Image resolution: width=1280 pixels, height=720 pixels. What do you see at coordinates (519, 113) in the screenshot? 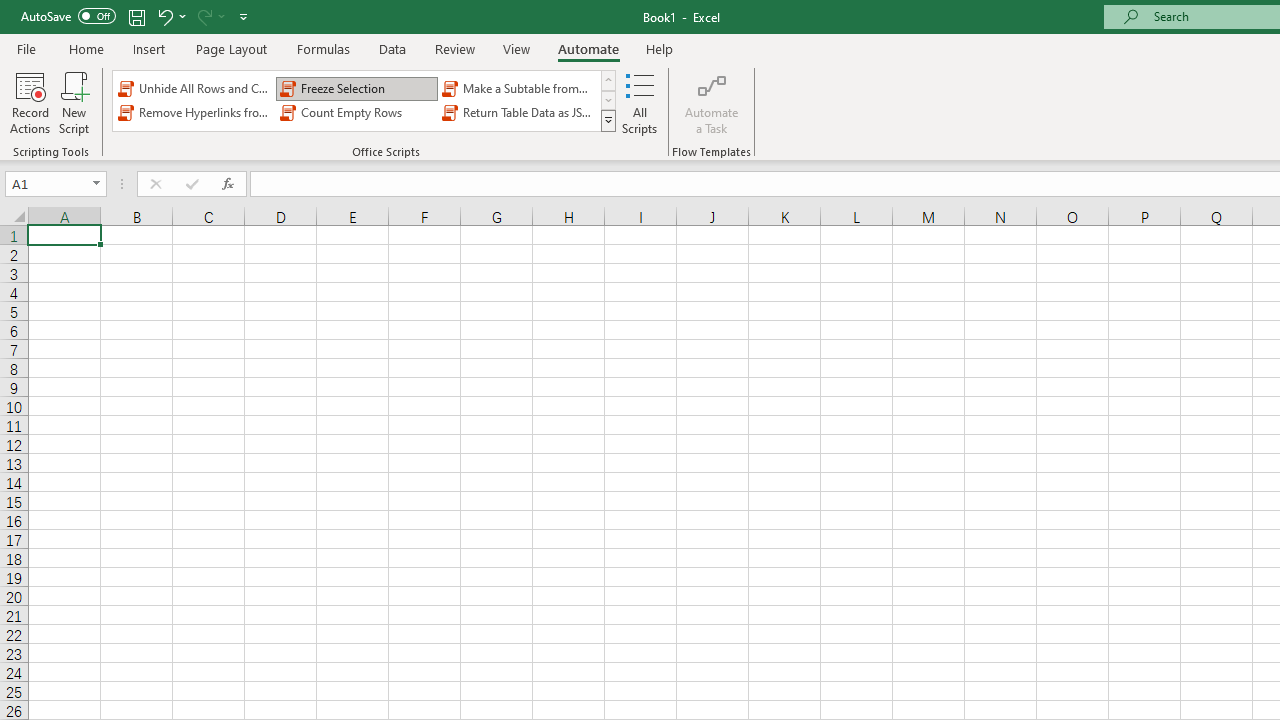
I see `'Return Table Data as JSON'` at bounding box center [519, 113].